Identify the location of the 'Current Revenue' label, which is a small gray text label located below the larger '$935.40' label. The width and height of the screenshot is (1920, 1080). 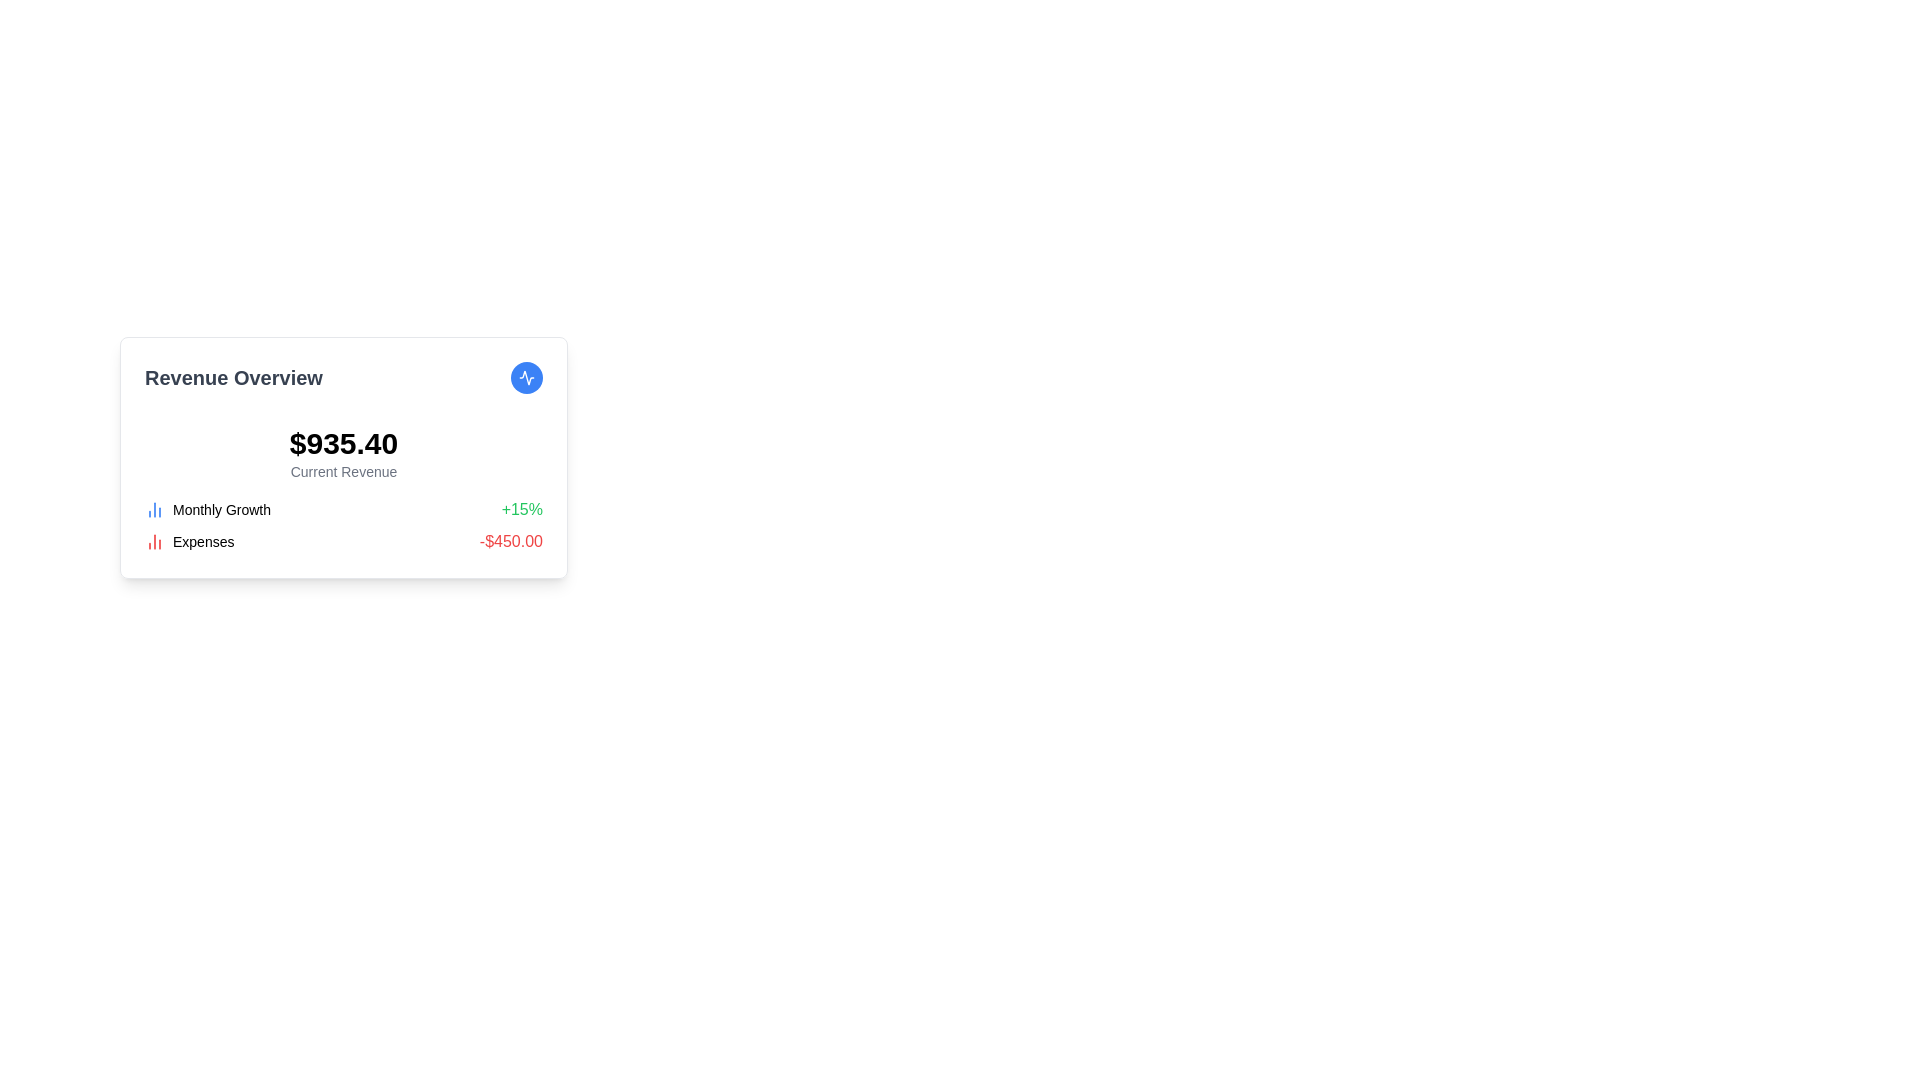
(344, 471).